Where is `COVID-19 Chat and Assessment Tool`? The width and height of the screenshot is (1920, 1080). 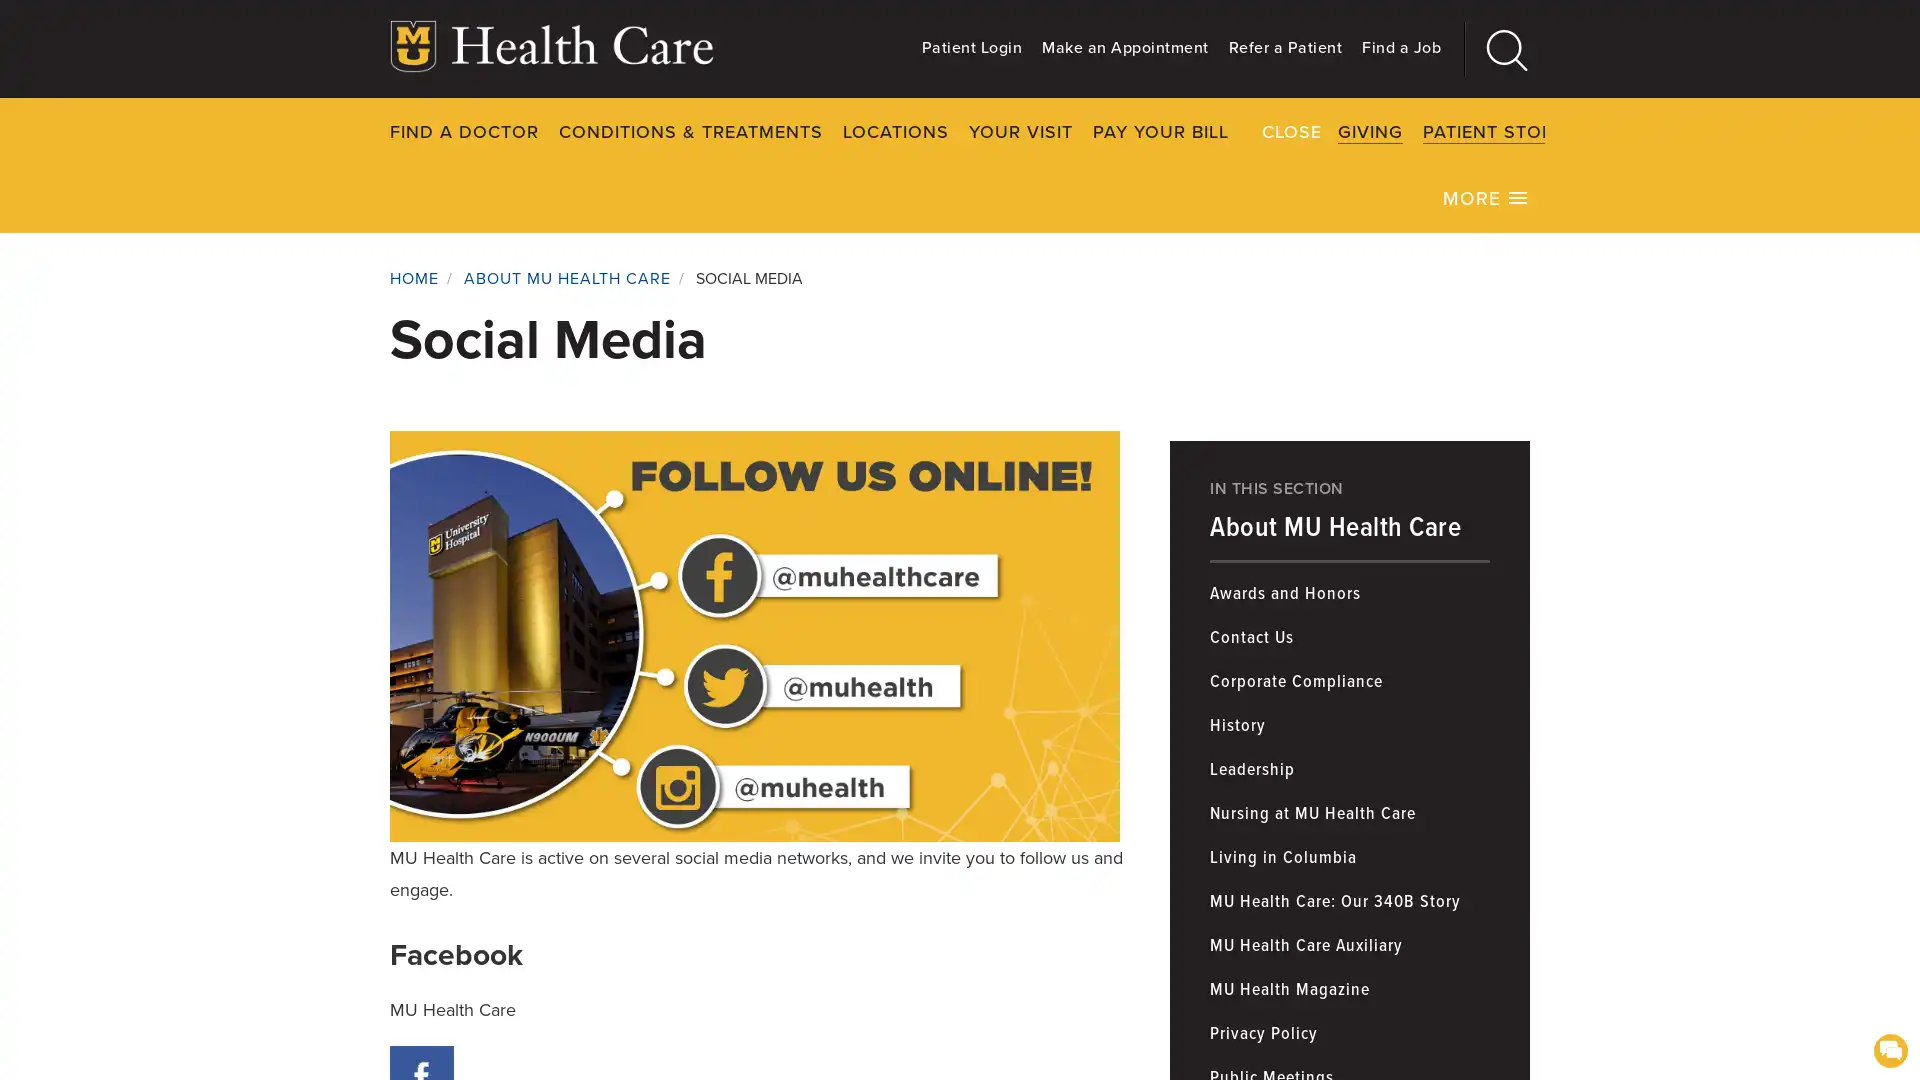 COVID-19 Chat and Assessment Tool is located at coordinates (1889, 1048).